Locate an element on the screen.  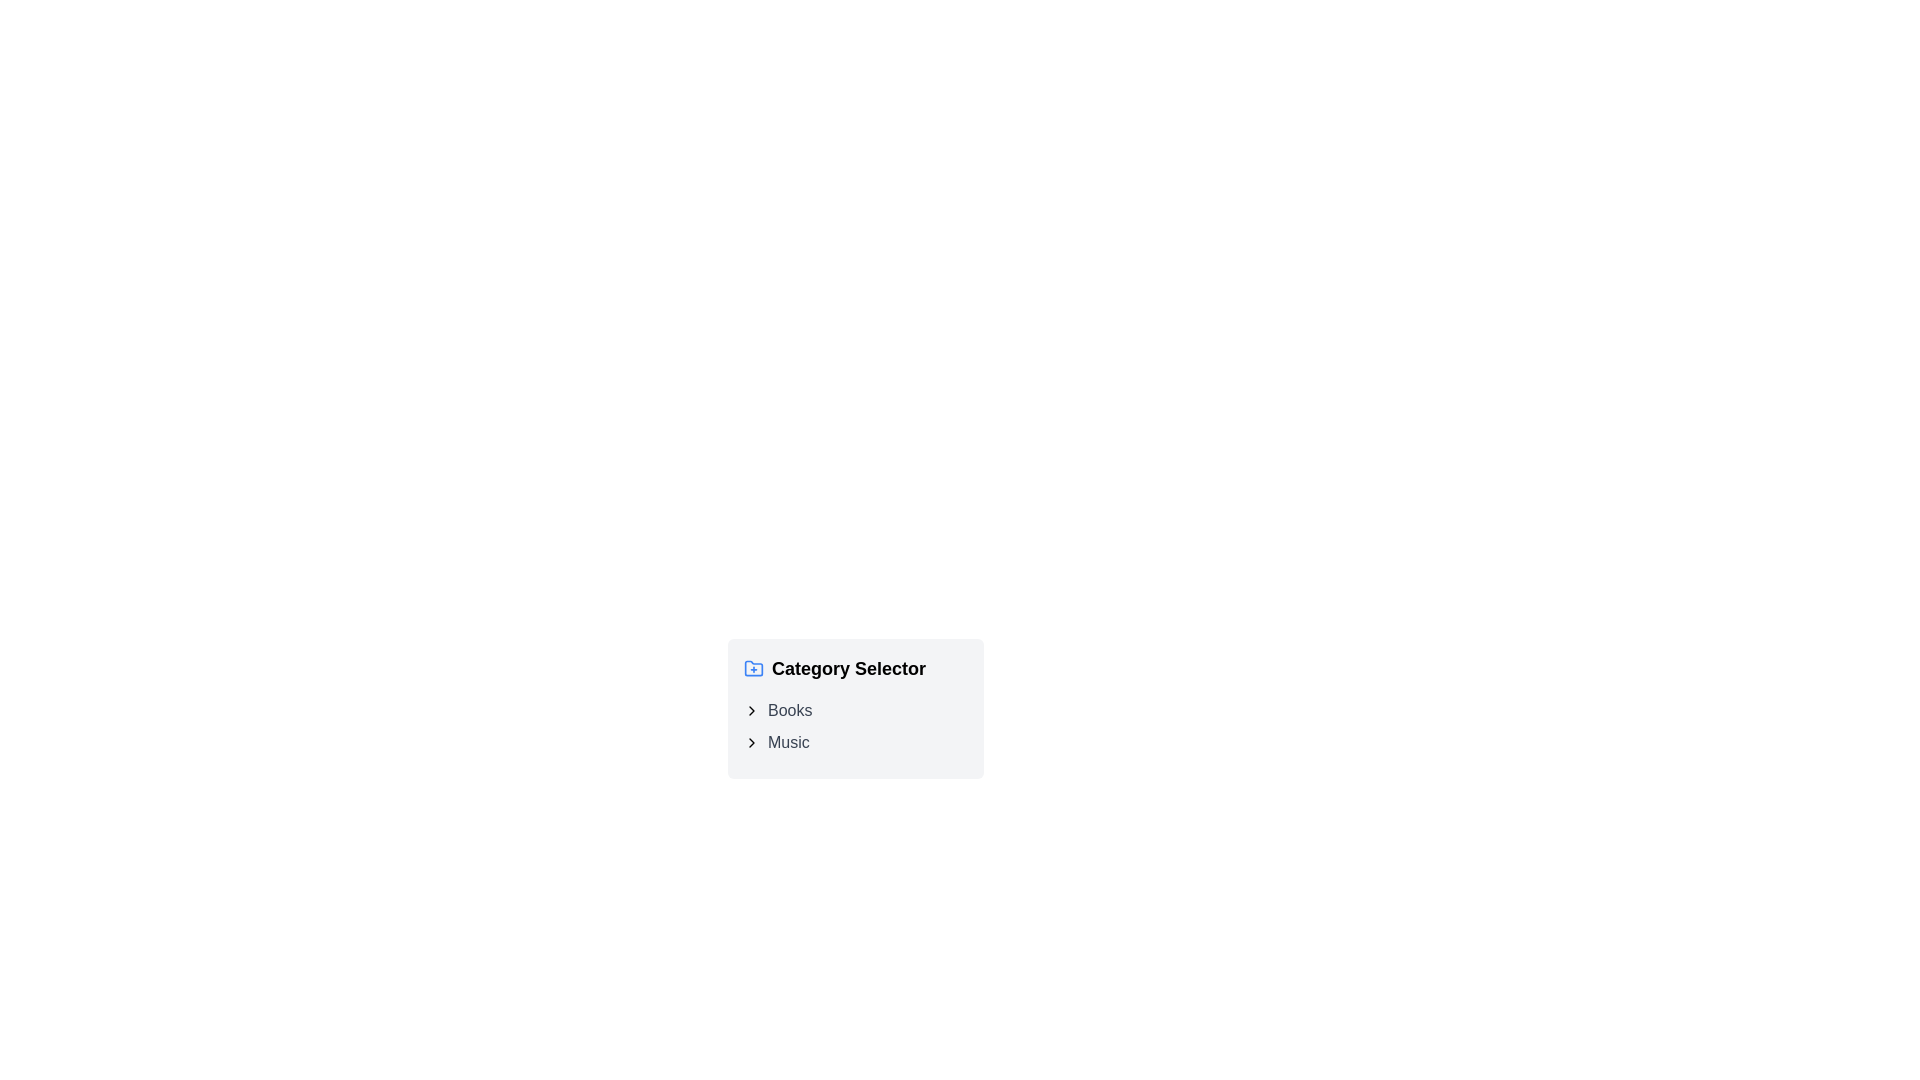
the navigation icon located to the left of the 'Music' text is located at coordinates (751, 743).